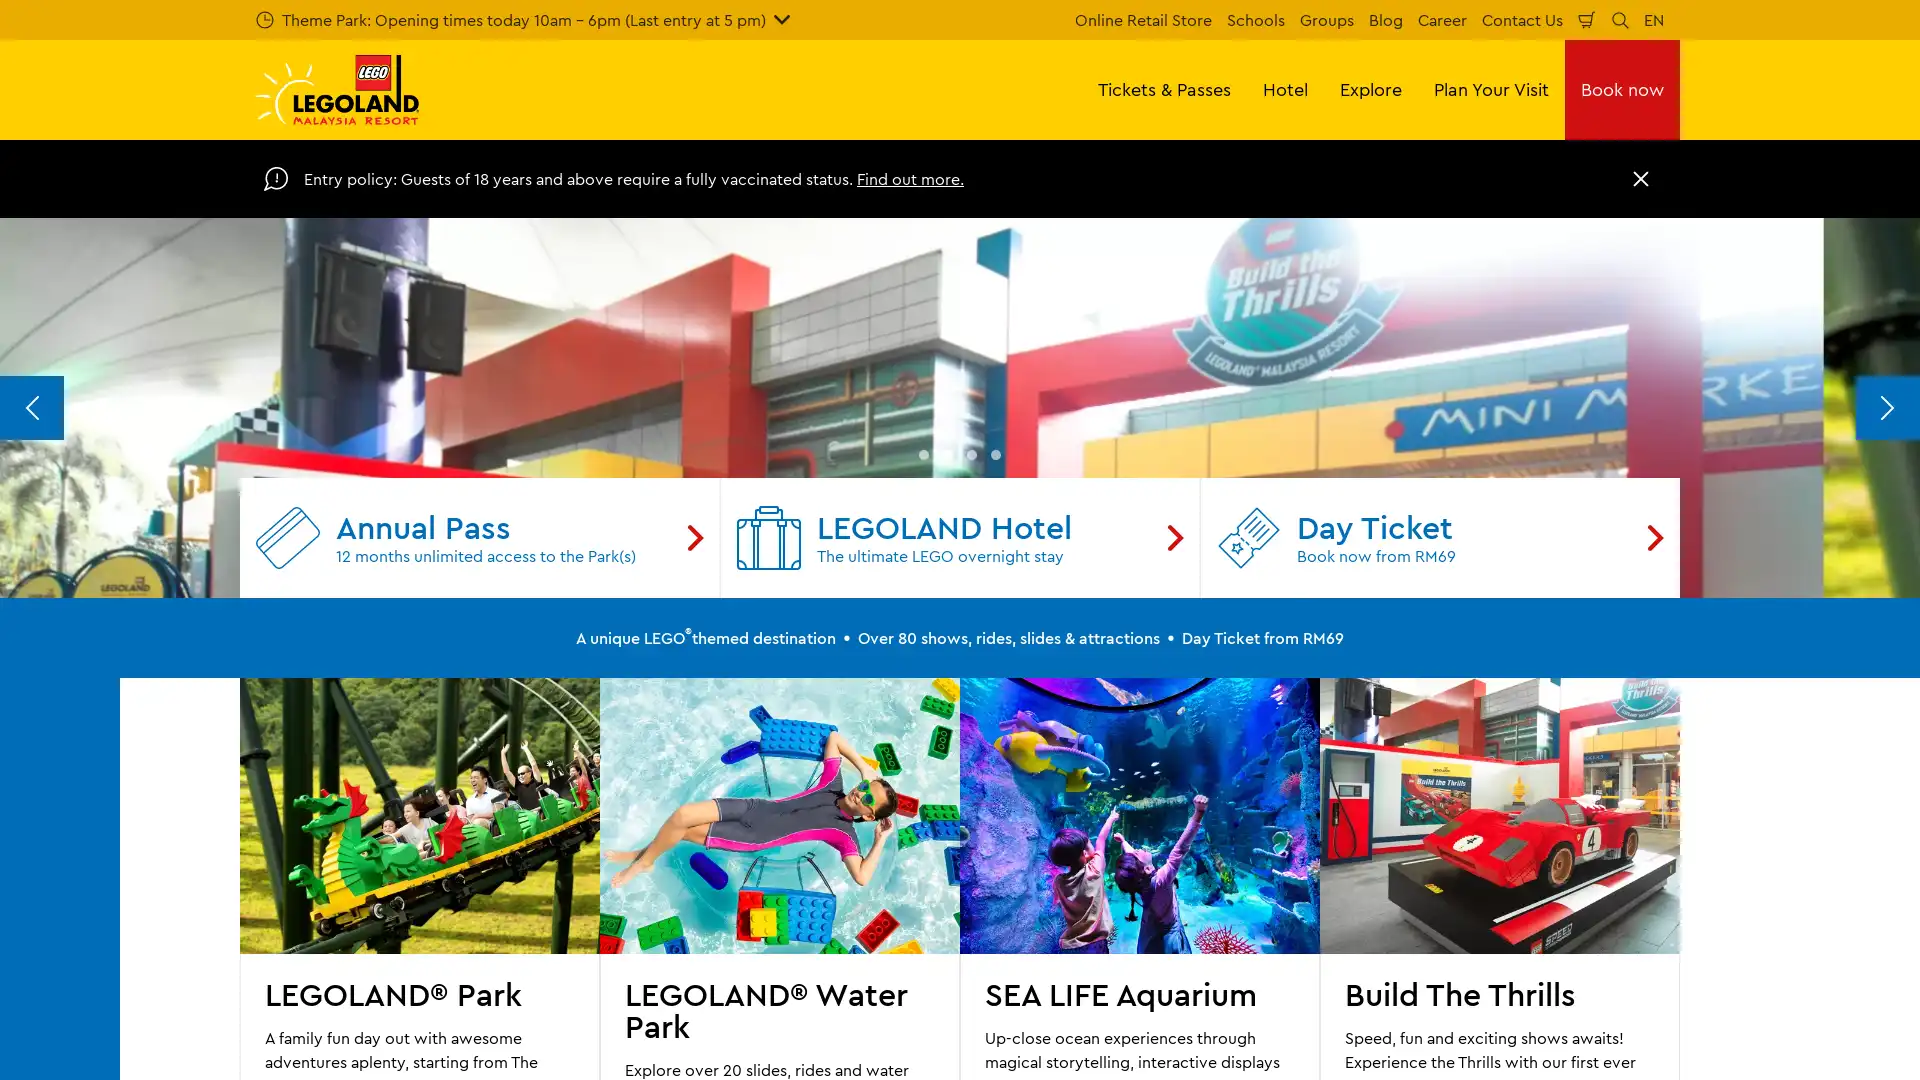 The height and width of the screenshot is (1080, 1920). What do you see at coordinates (523, 19) in the screenshot?
I see `Theme Park: Opening times today 10am - 6pm (Last entry at 5 pm)` at bounding box center [523, 19].